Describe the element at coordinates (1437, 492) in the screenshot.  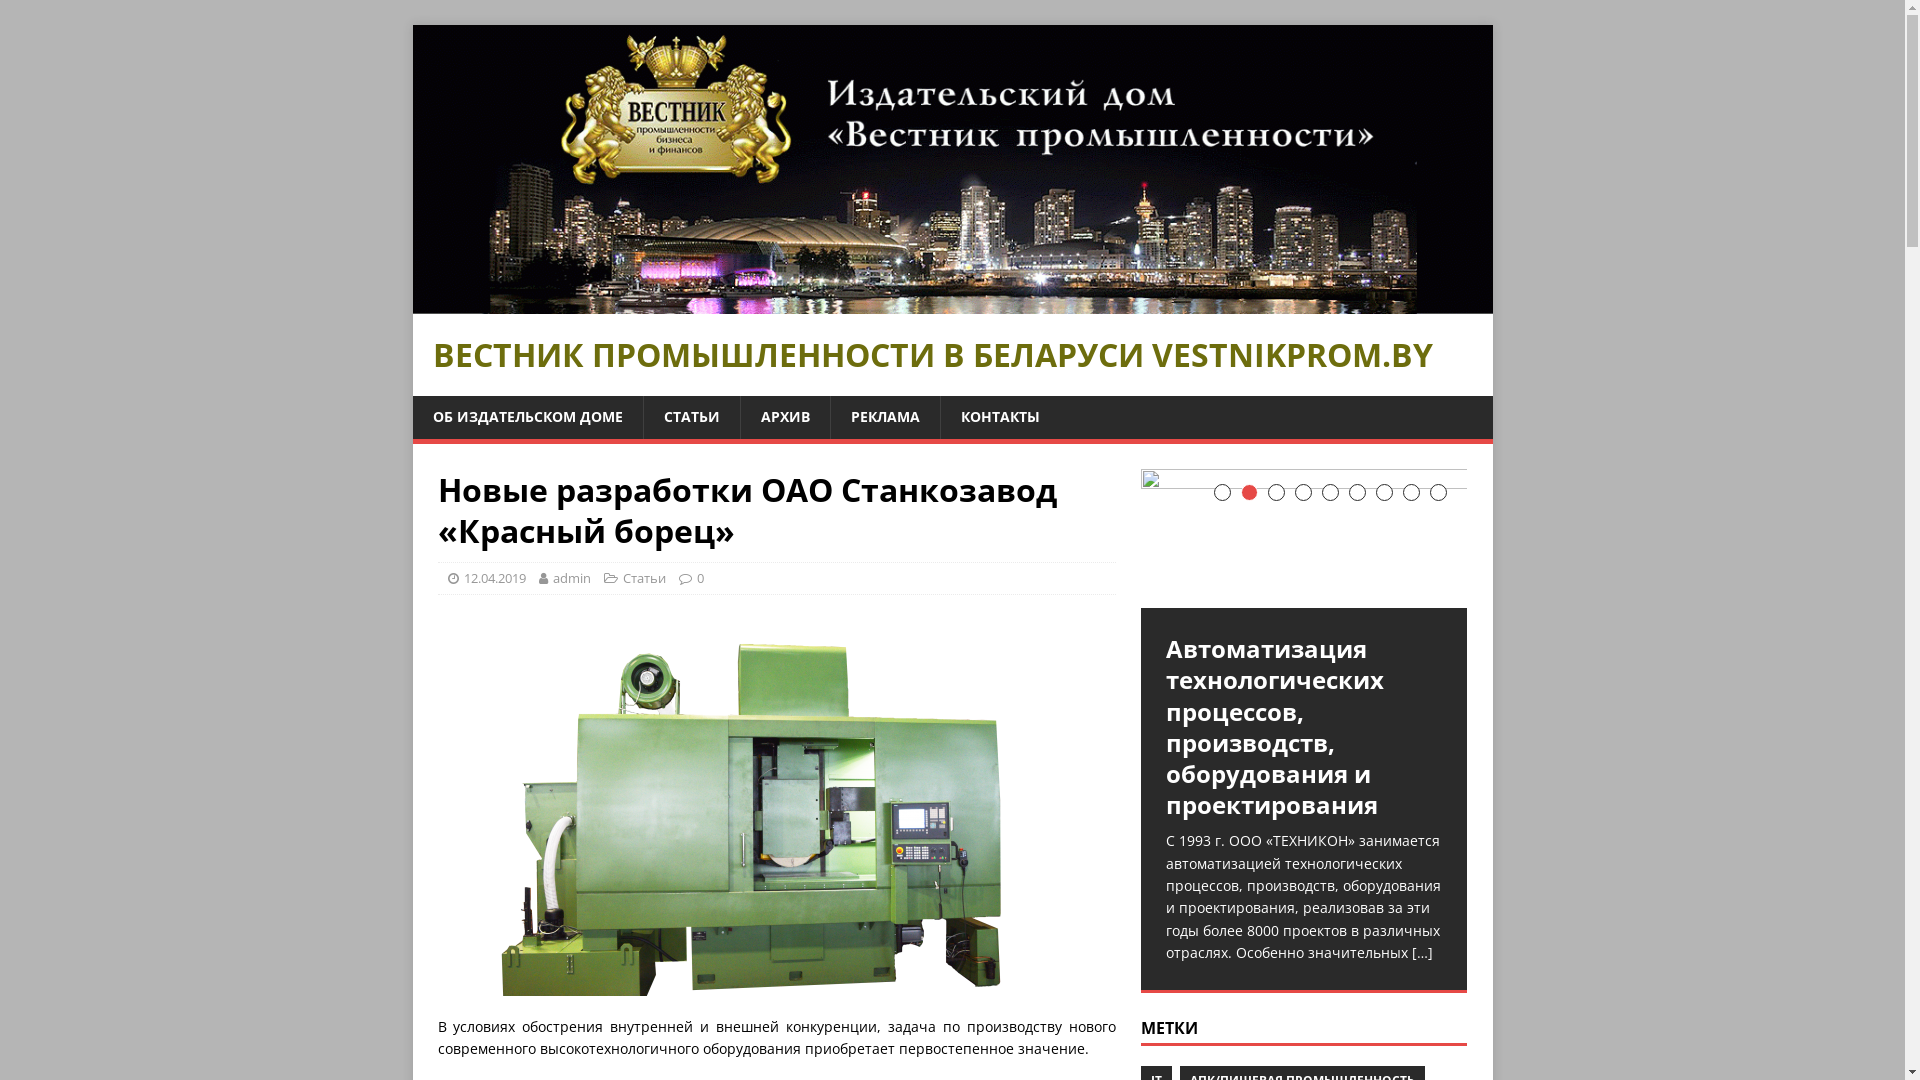
I see `'9'` at that location.